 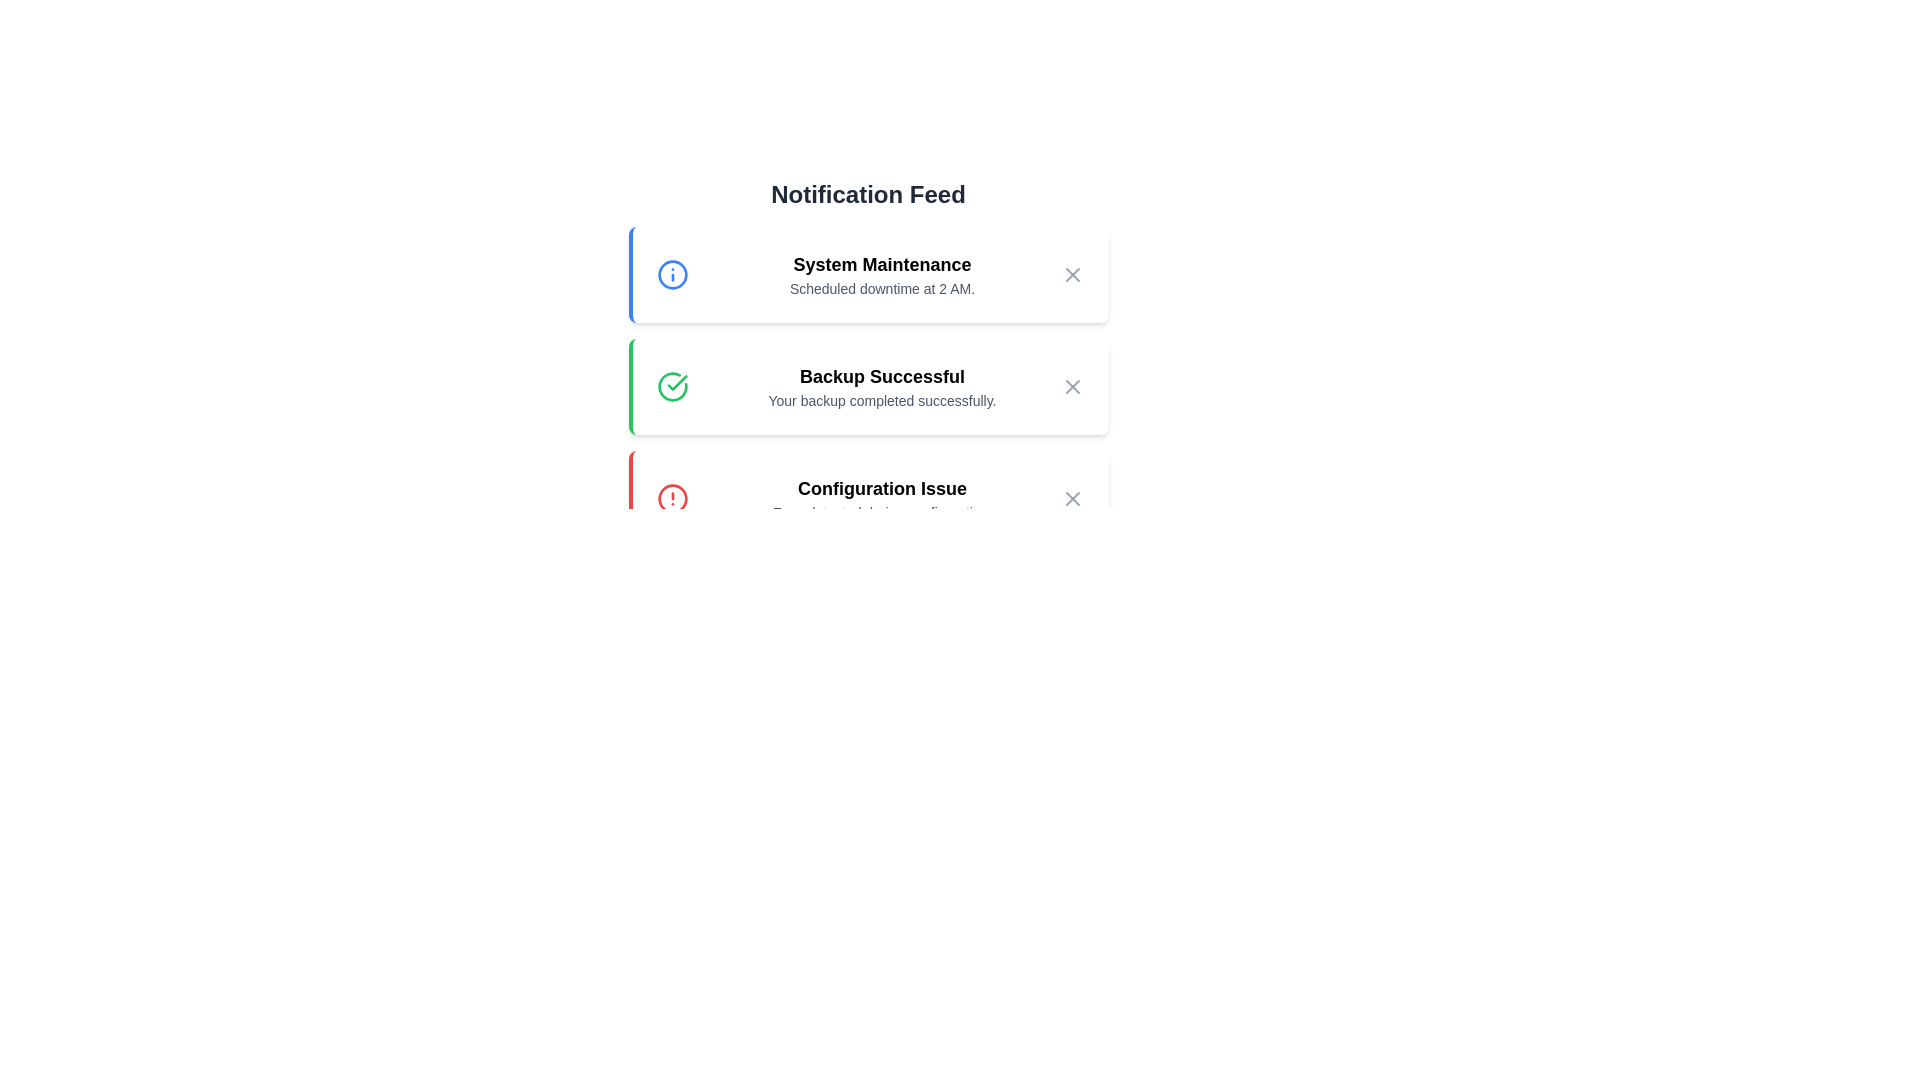 What do you see at coordinates (1071, 274) in the screenshot?
I see `close button of the notification with title System Maintenance` at bounding box center [1071, 274].